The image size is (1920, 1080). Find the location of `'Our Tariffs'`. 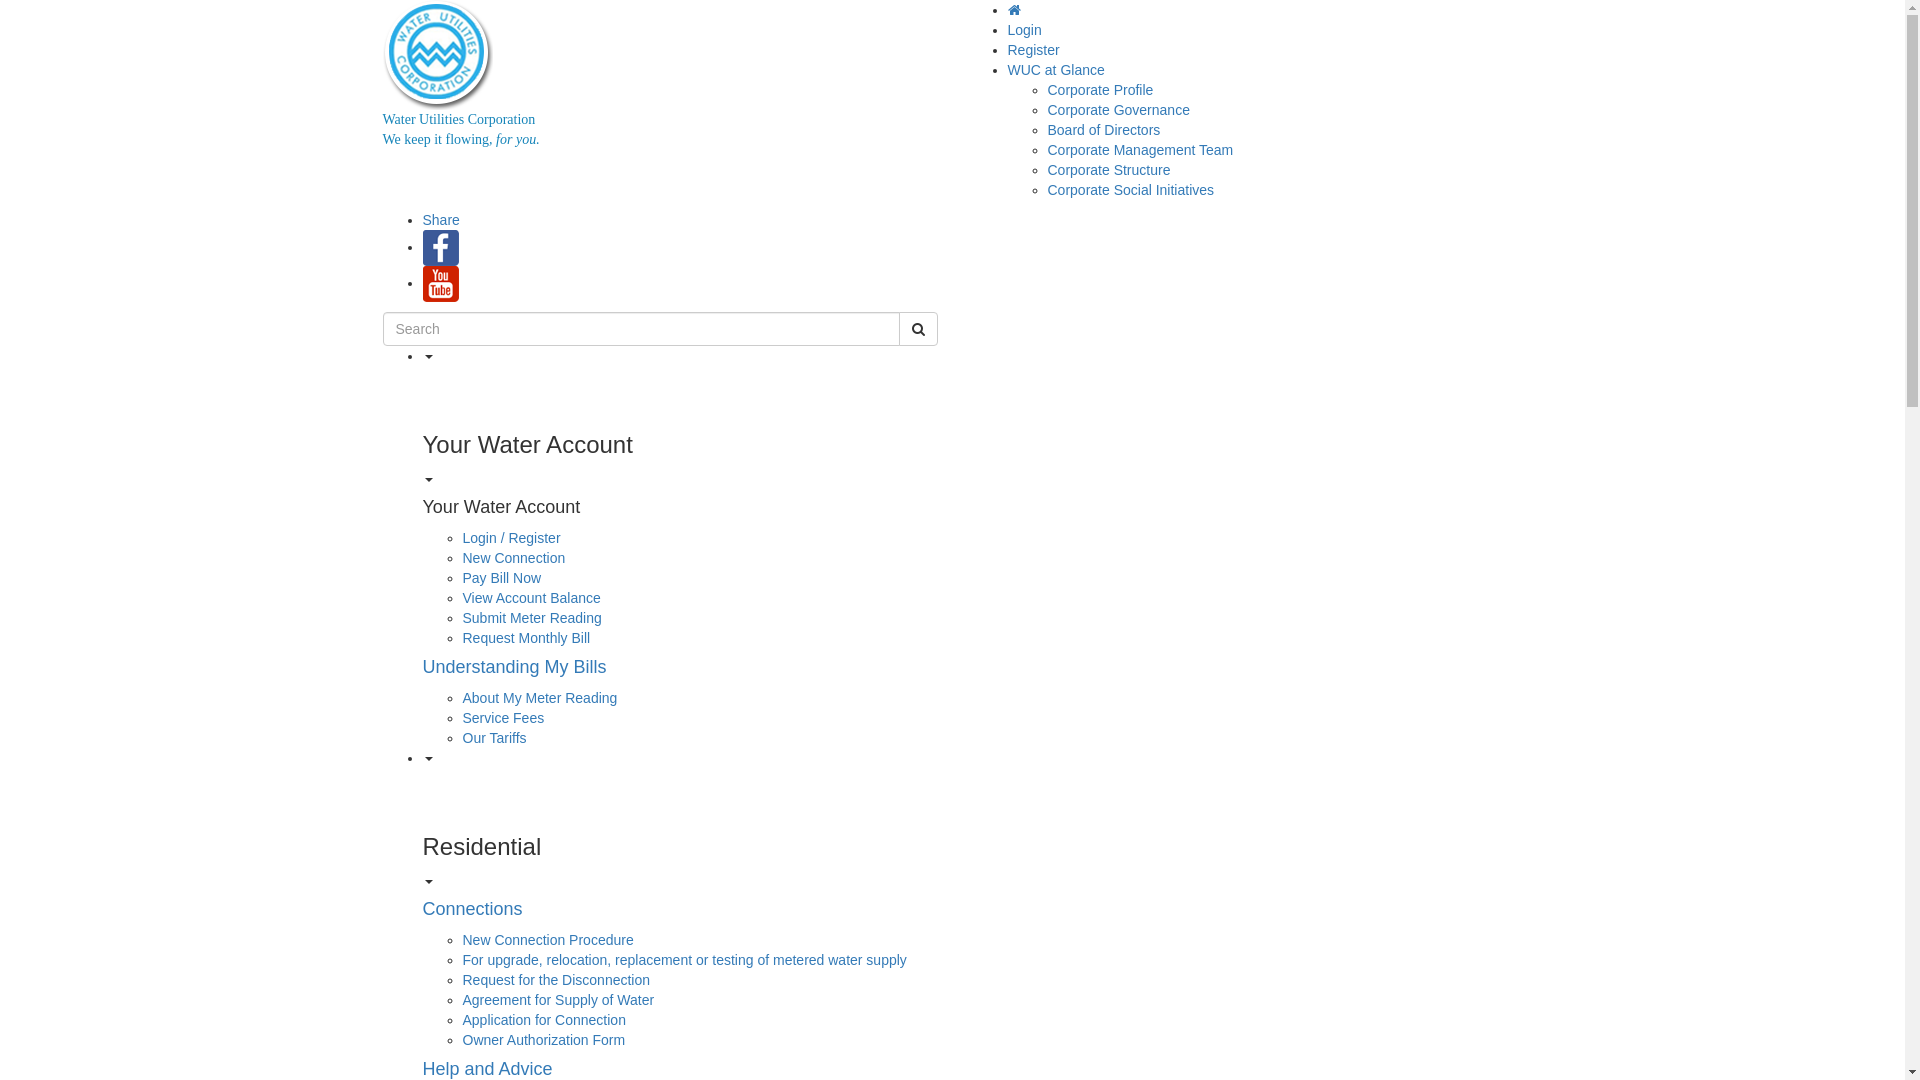

'Our Tariffs' is located at coordinates (494, 737).